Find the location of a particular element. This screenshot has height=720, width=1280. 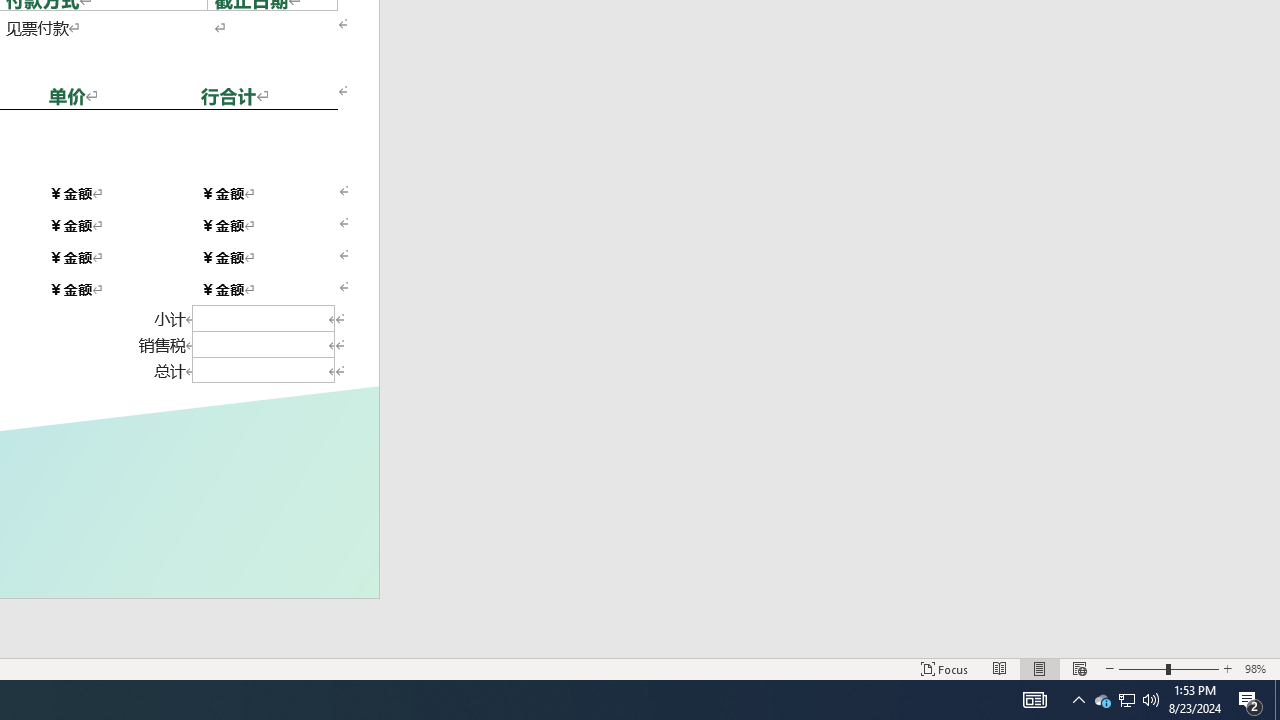

'Zoom Out' is located at coordinates (1142, 669).